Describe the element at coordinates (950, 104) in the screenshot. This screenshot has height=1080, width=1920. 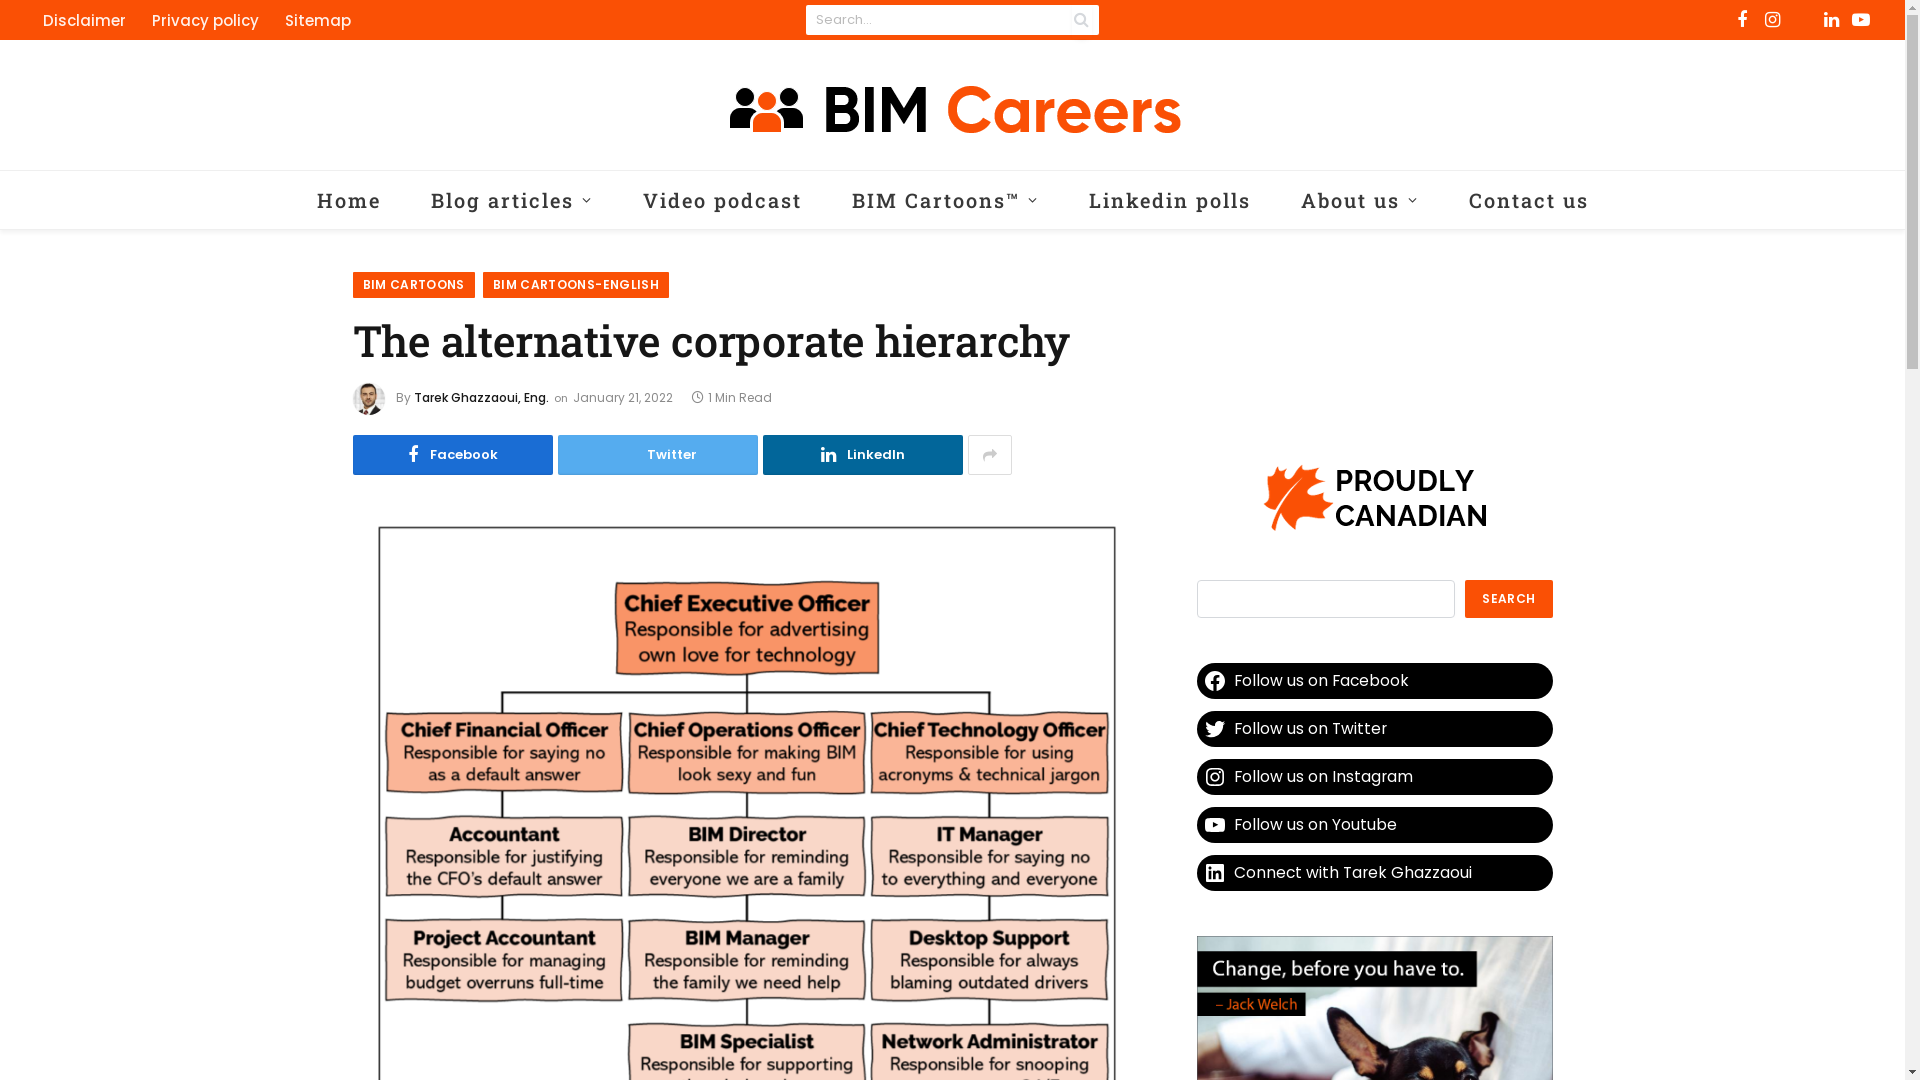
I see `'BIM Careers'` at that location.